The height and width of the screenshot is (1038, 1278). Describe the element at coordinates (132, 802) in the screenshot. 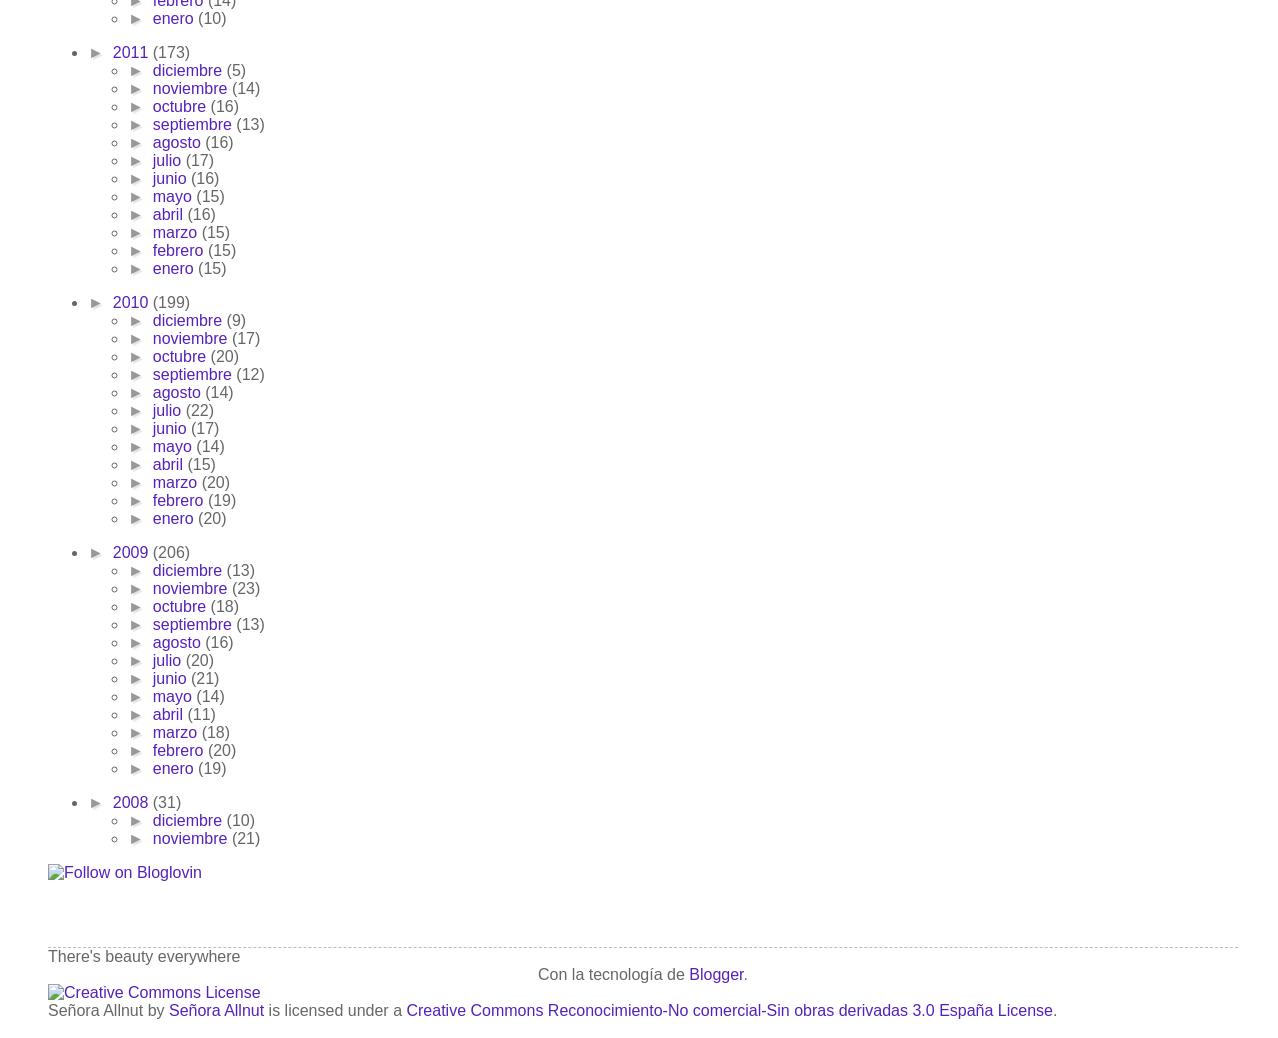

I see `'2008'` at that location.